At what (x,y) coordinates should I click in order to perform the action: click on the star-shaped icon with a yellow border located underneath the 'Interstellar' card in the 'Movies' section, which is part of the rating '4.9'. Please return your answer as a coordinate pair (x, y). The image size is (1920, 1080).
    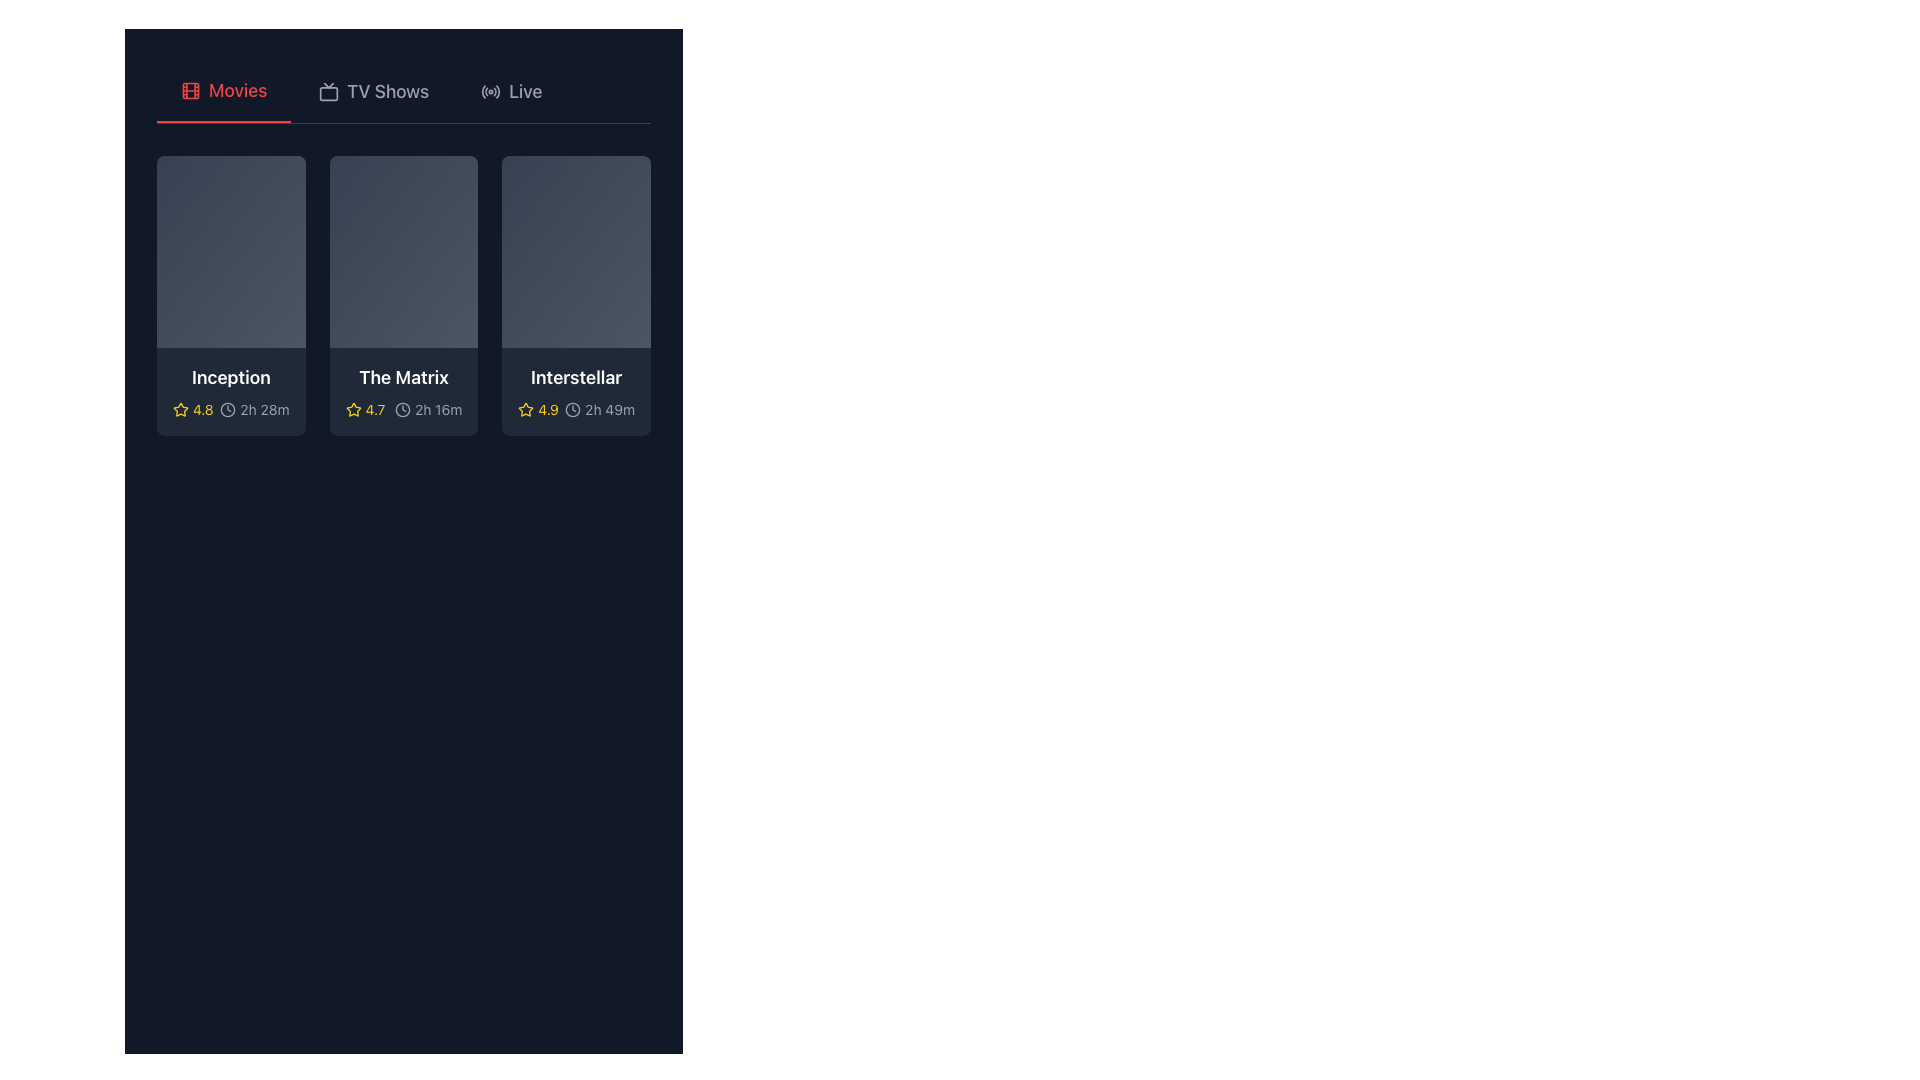
    Looking at the image, I should click on (526, 408).